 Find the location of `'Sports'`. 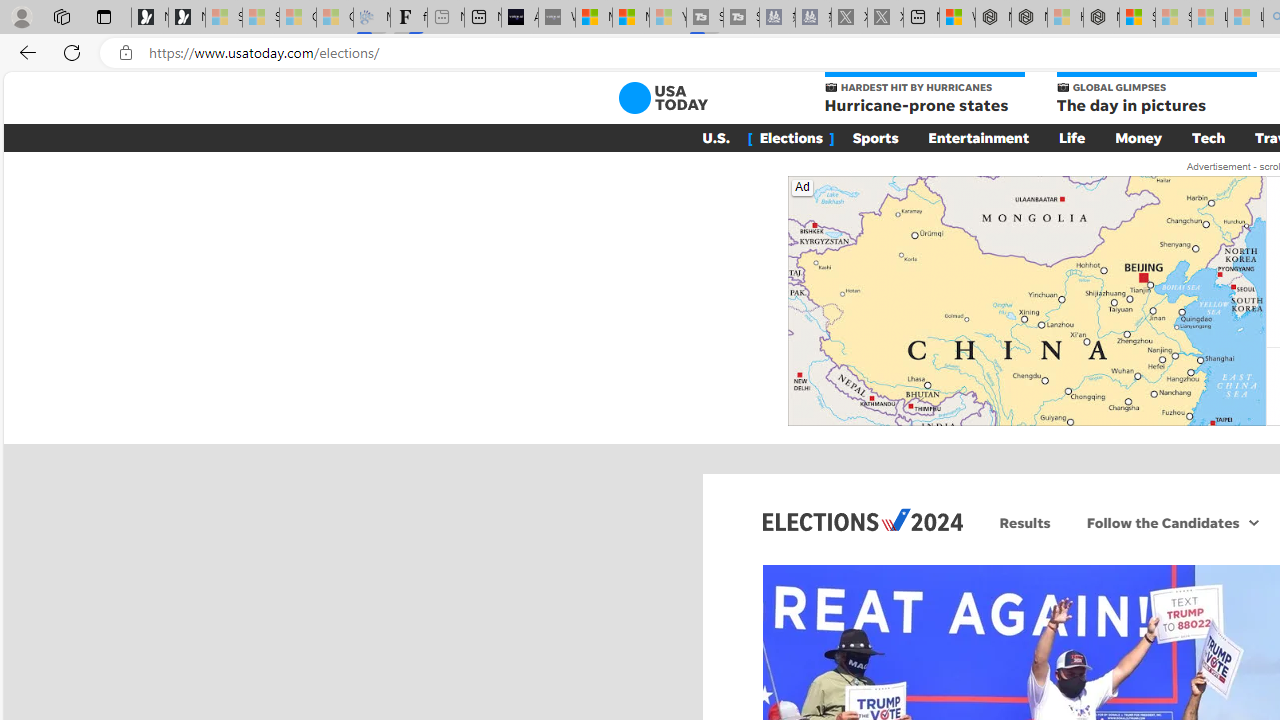

'Sports' is located at coordinates (875, 136).